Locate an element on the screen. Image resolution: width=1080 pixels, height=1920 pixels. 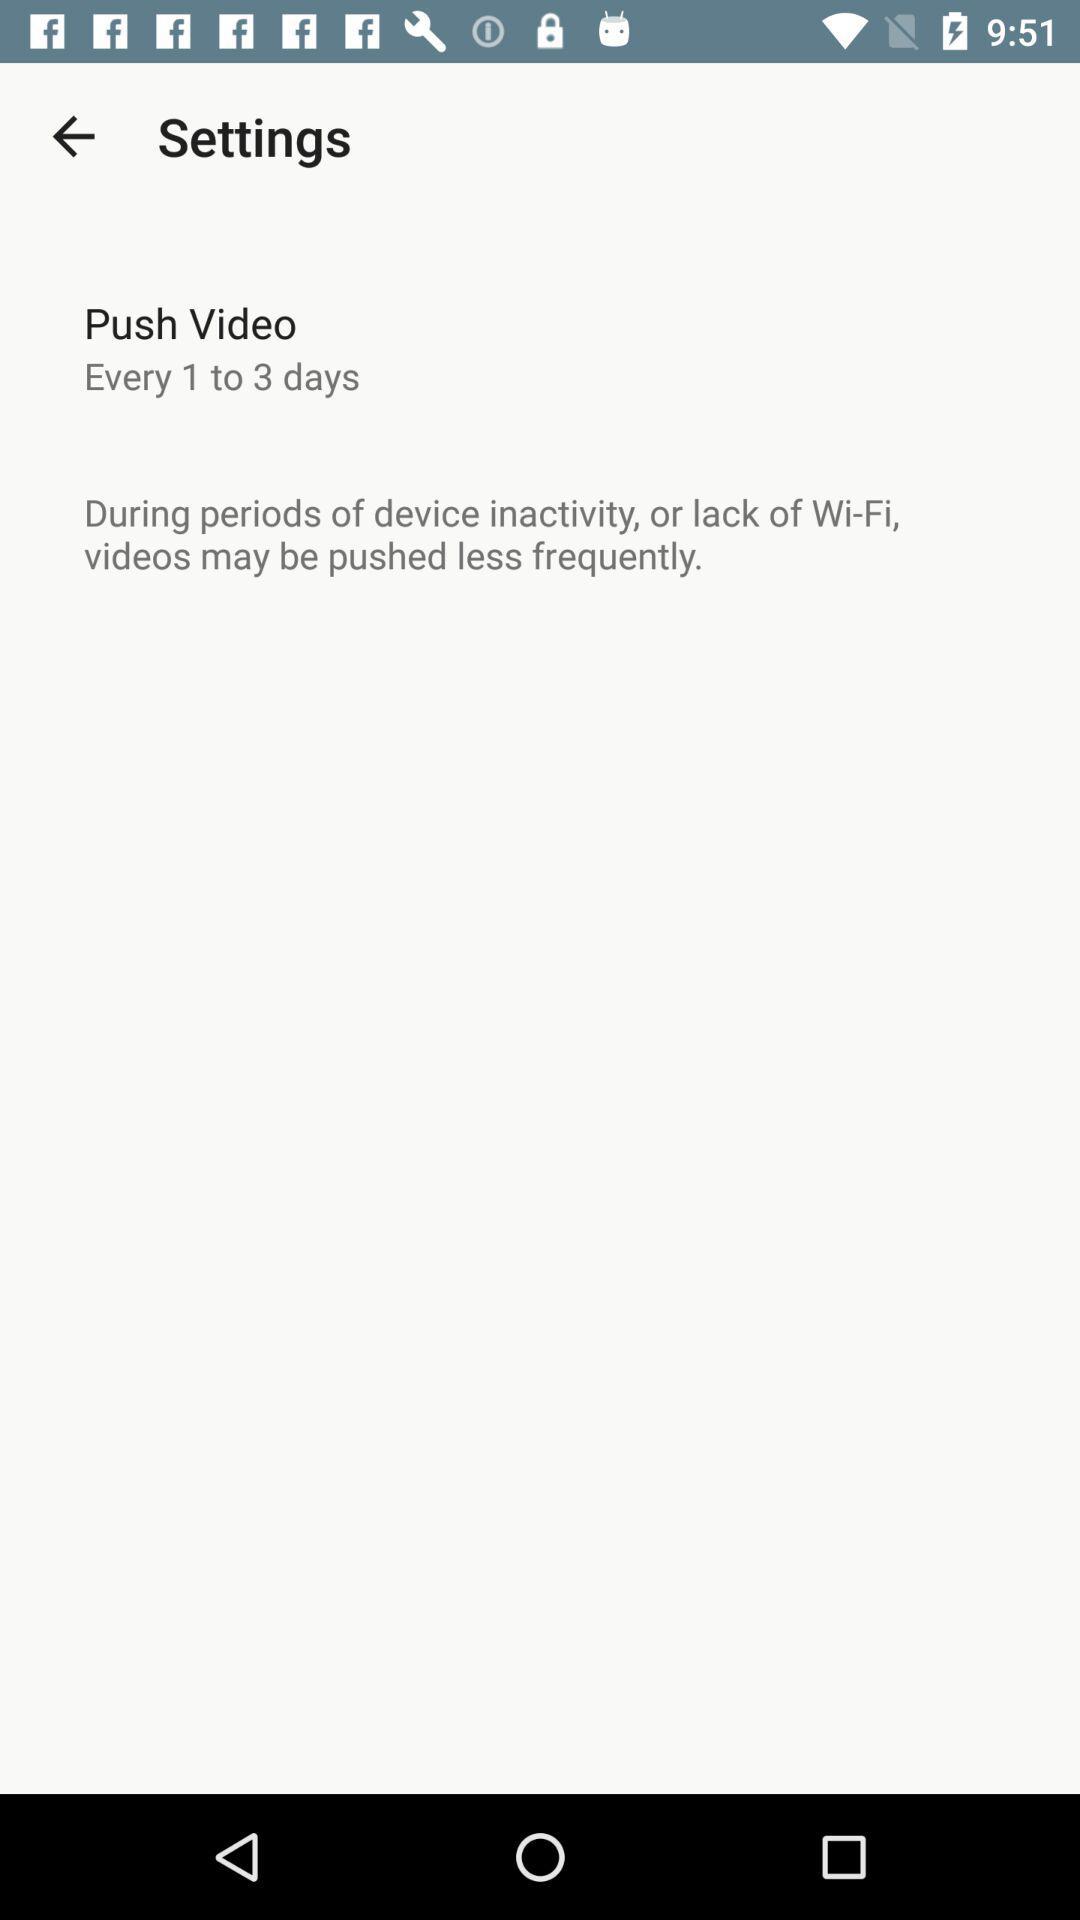
the item above push video icon is located at coordinates (72, 135).